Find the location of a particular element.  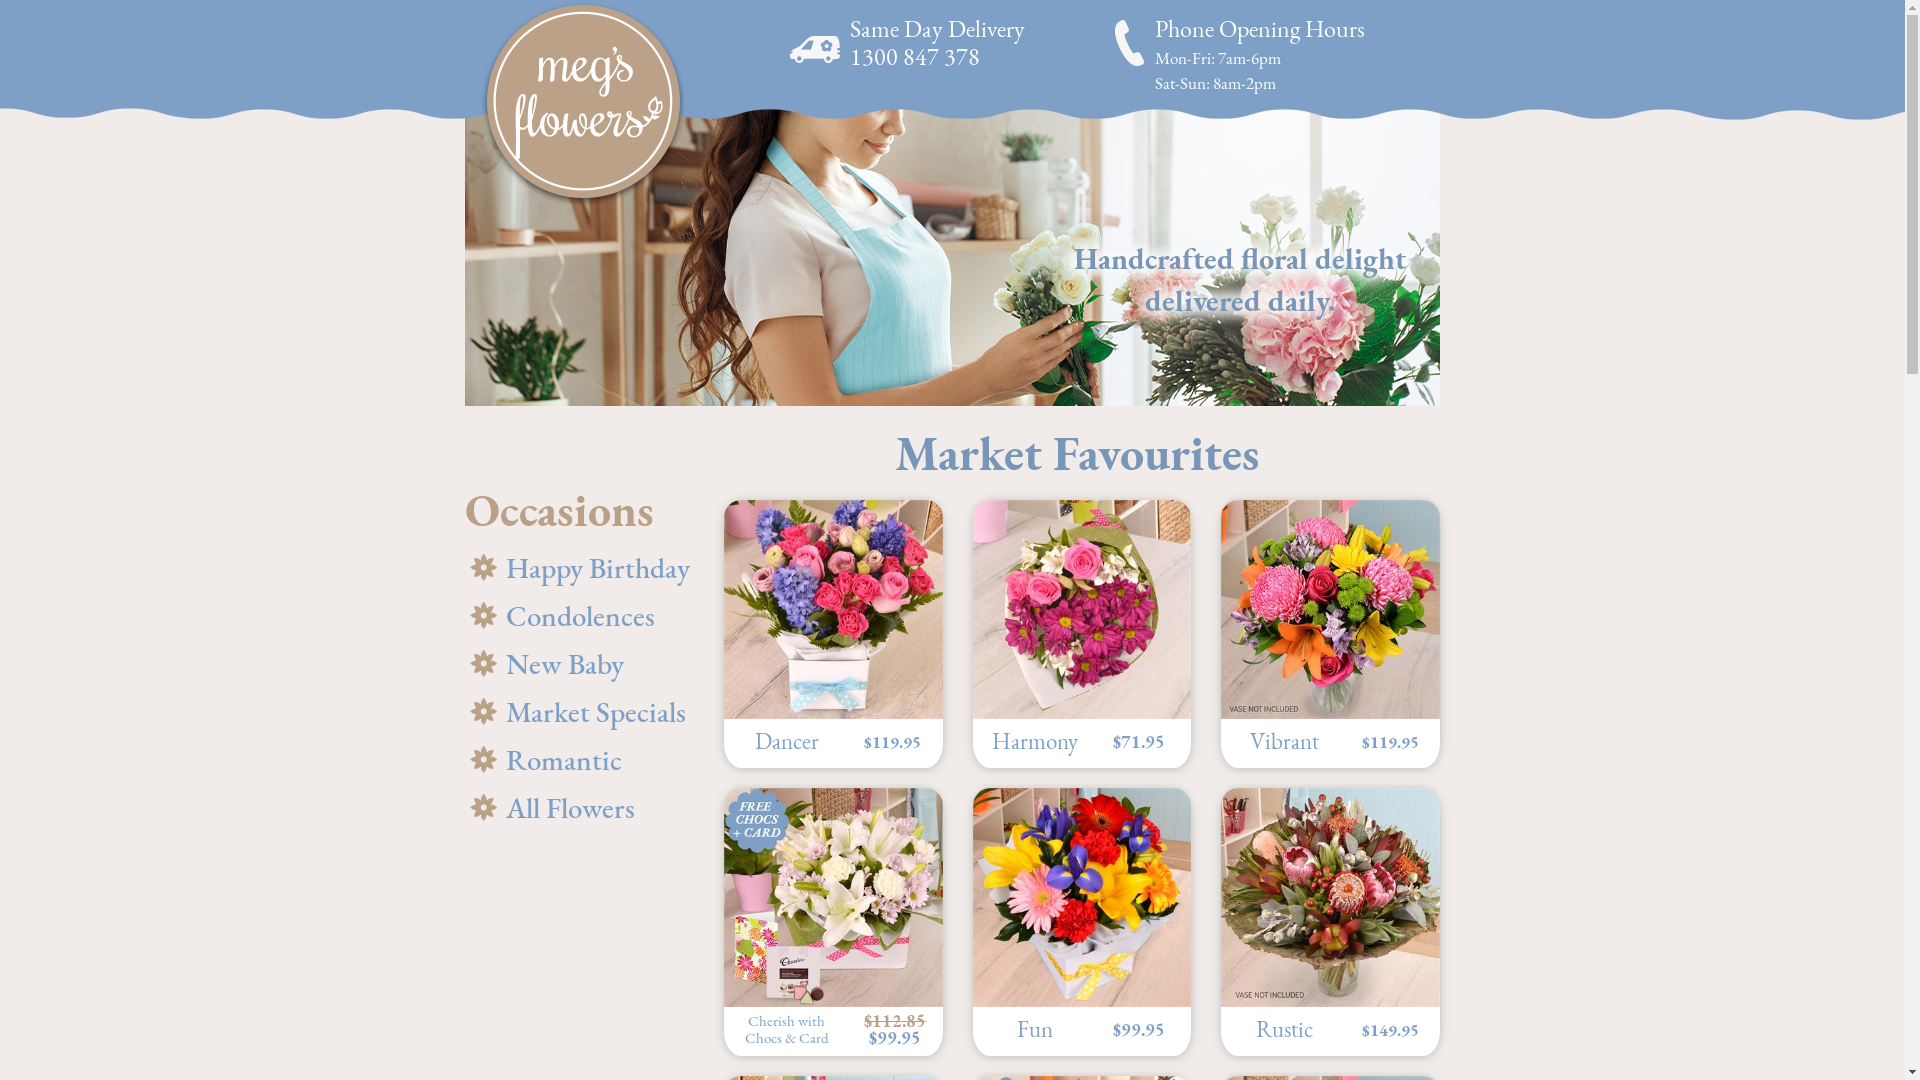

'Harmony is located at coordinates (971, 633).